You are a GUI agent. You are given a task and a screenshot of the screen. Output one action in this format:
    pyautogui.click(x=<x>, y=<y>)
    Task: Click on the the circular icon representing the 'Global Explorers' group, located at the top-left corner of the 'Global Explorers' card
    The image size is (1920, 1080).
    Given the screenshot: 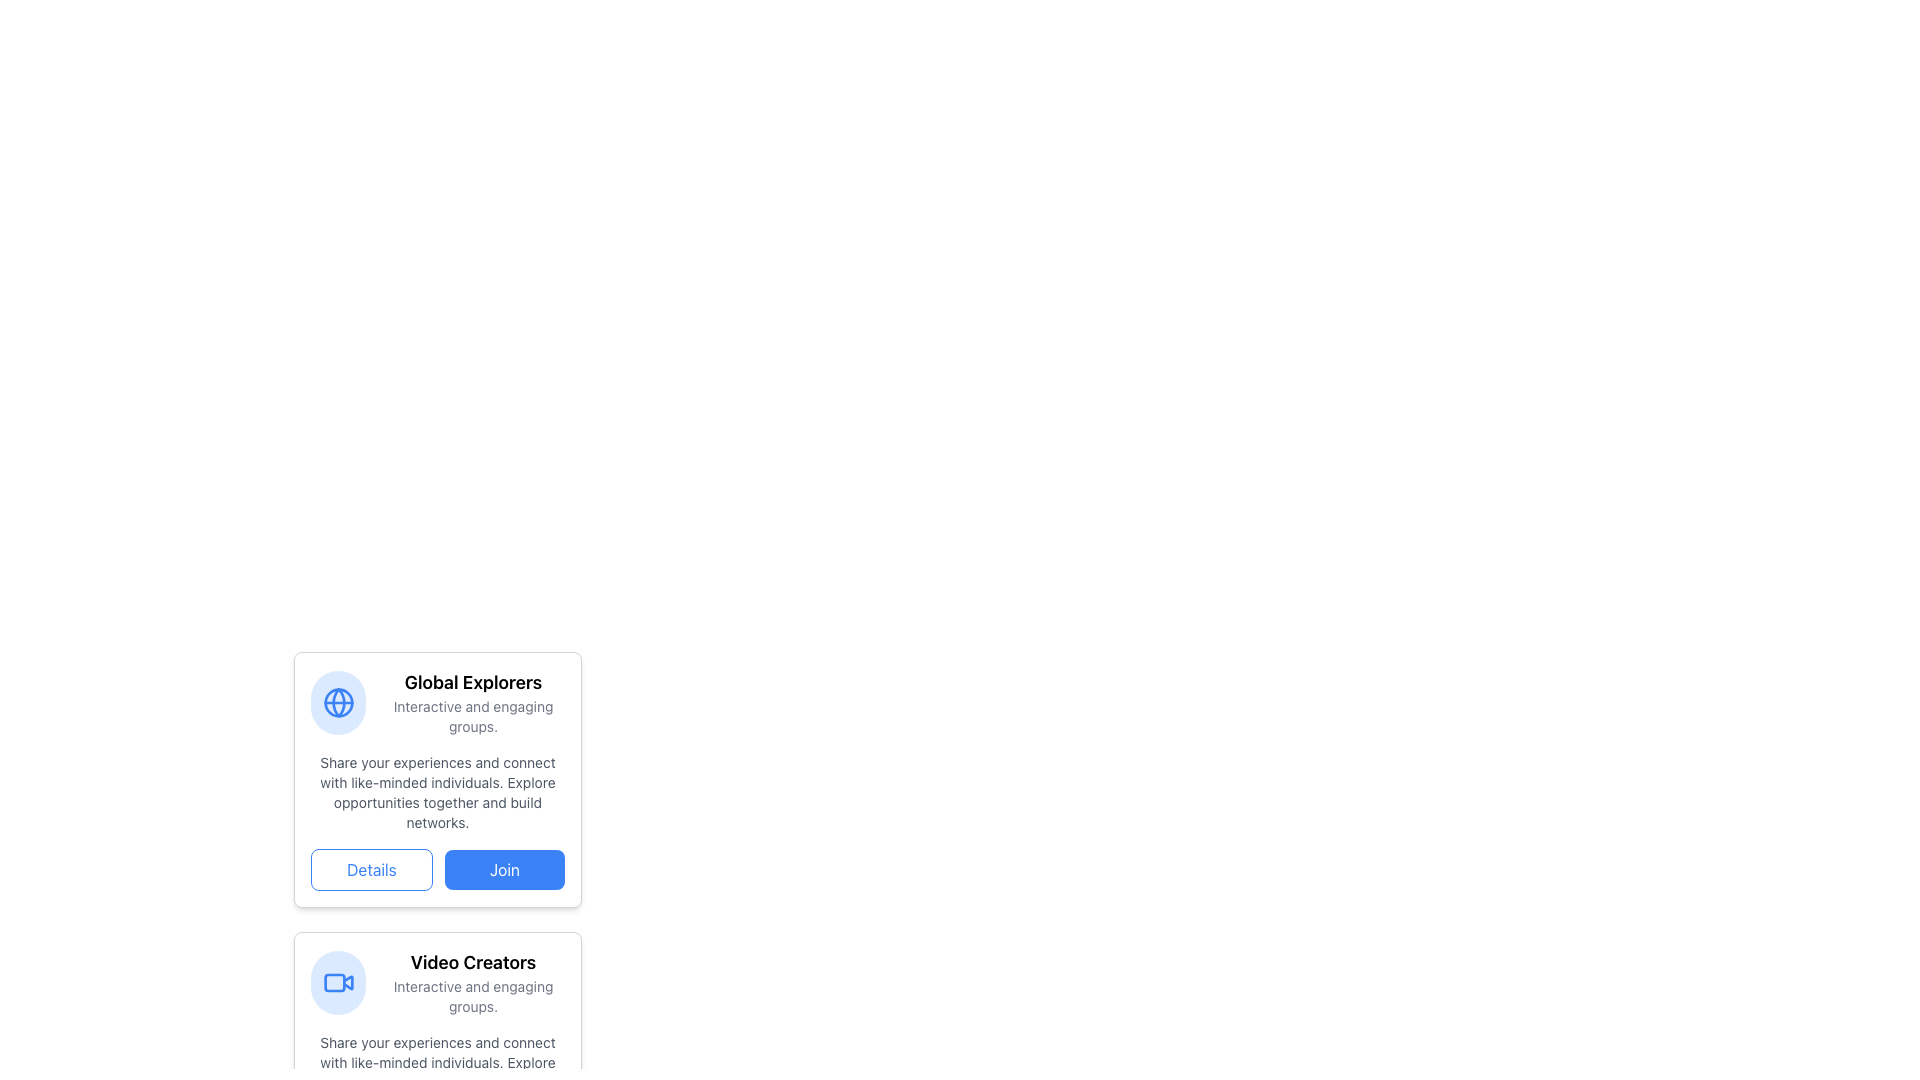 What is the action you would take?
    pyautogui.click(x=338, y=701)
    